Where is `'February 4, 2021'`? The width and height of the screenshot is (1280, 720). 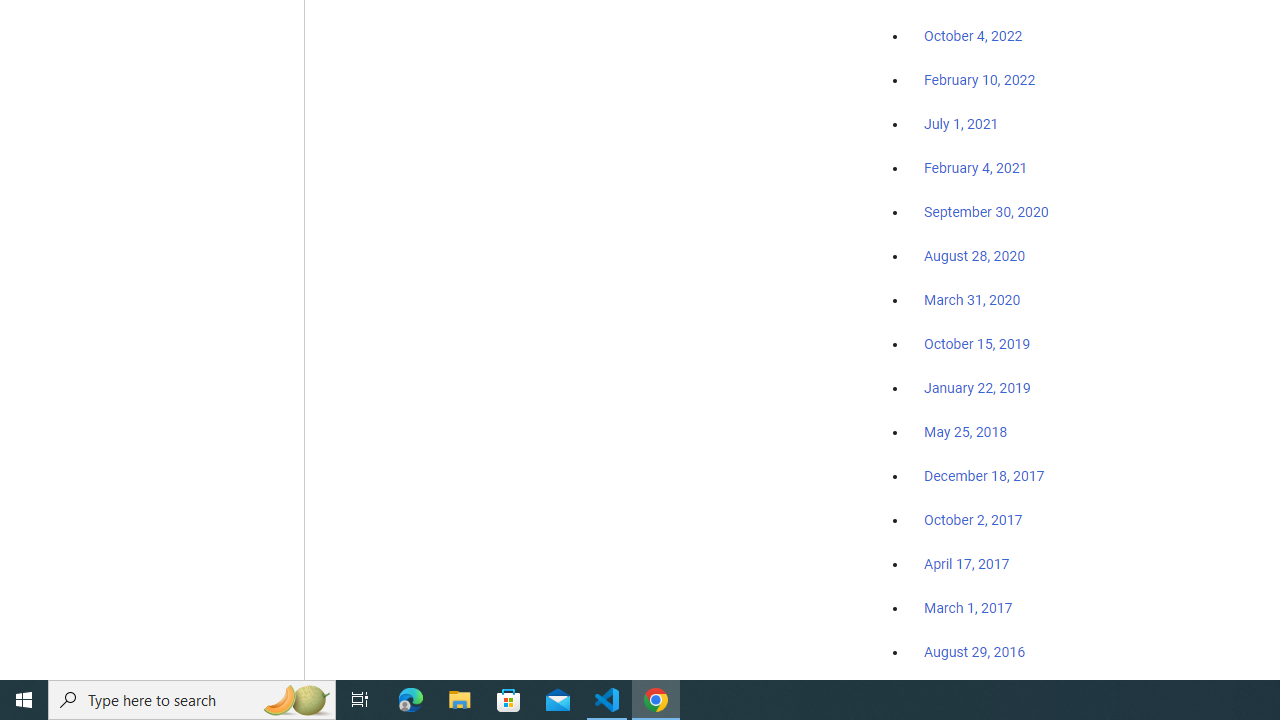 'February 4, 2021' is located at coordinates (976, 167).